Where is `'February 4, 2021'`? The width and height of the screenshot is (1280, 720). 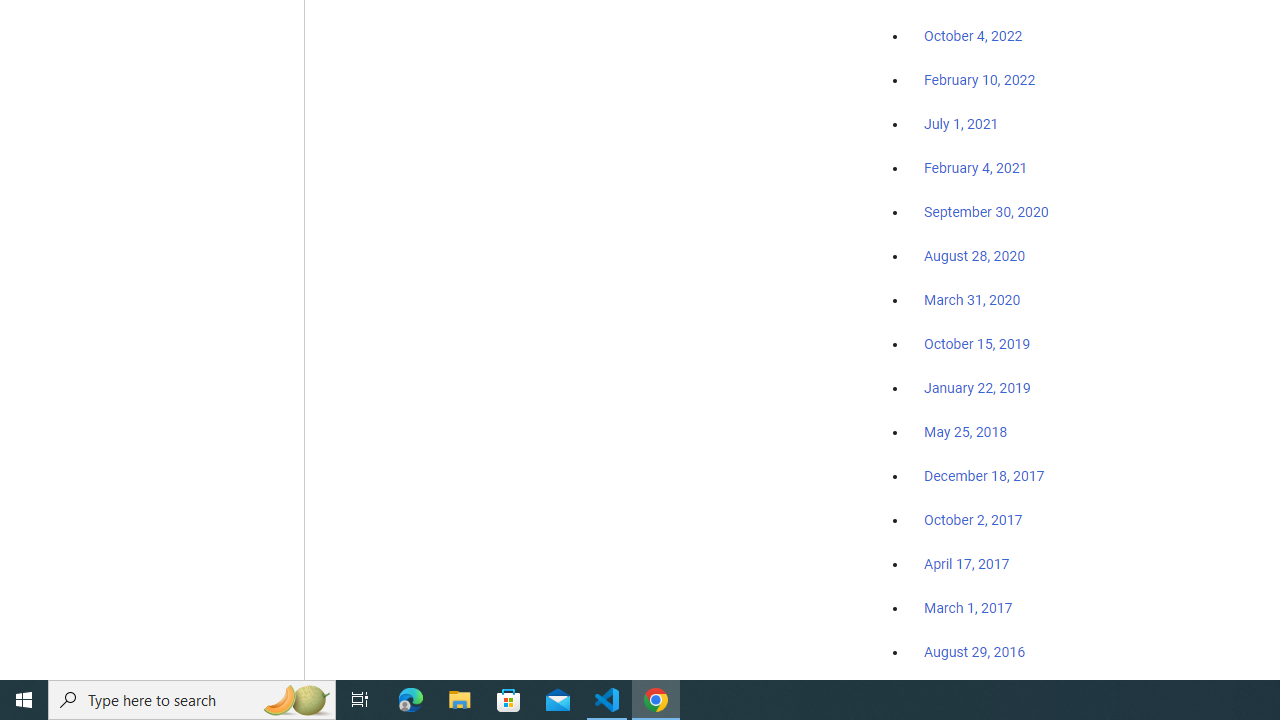 'February 4, 2021' is located at coordinates (976, 167).